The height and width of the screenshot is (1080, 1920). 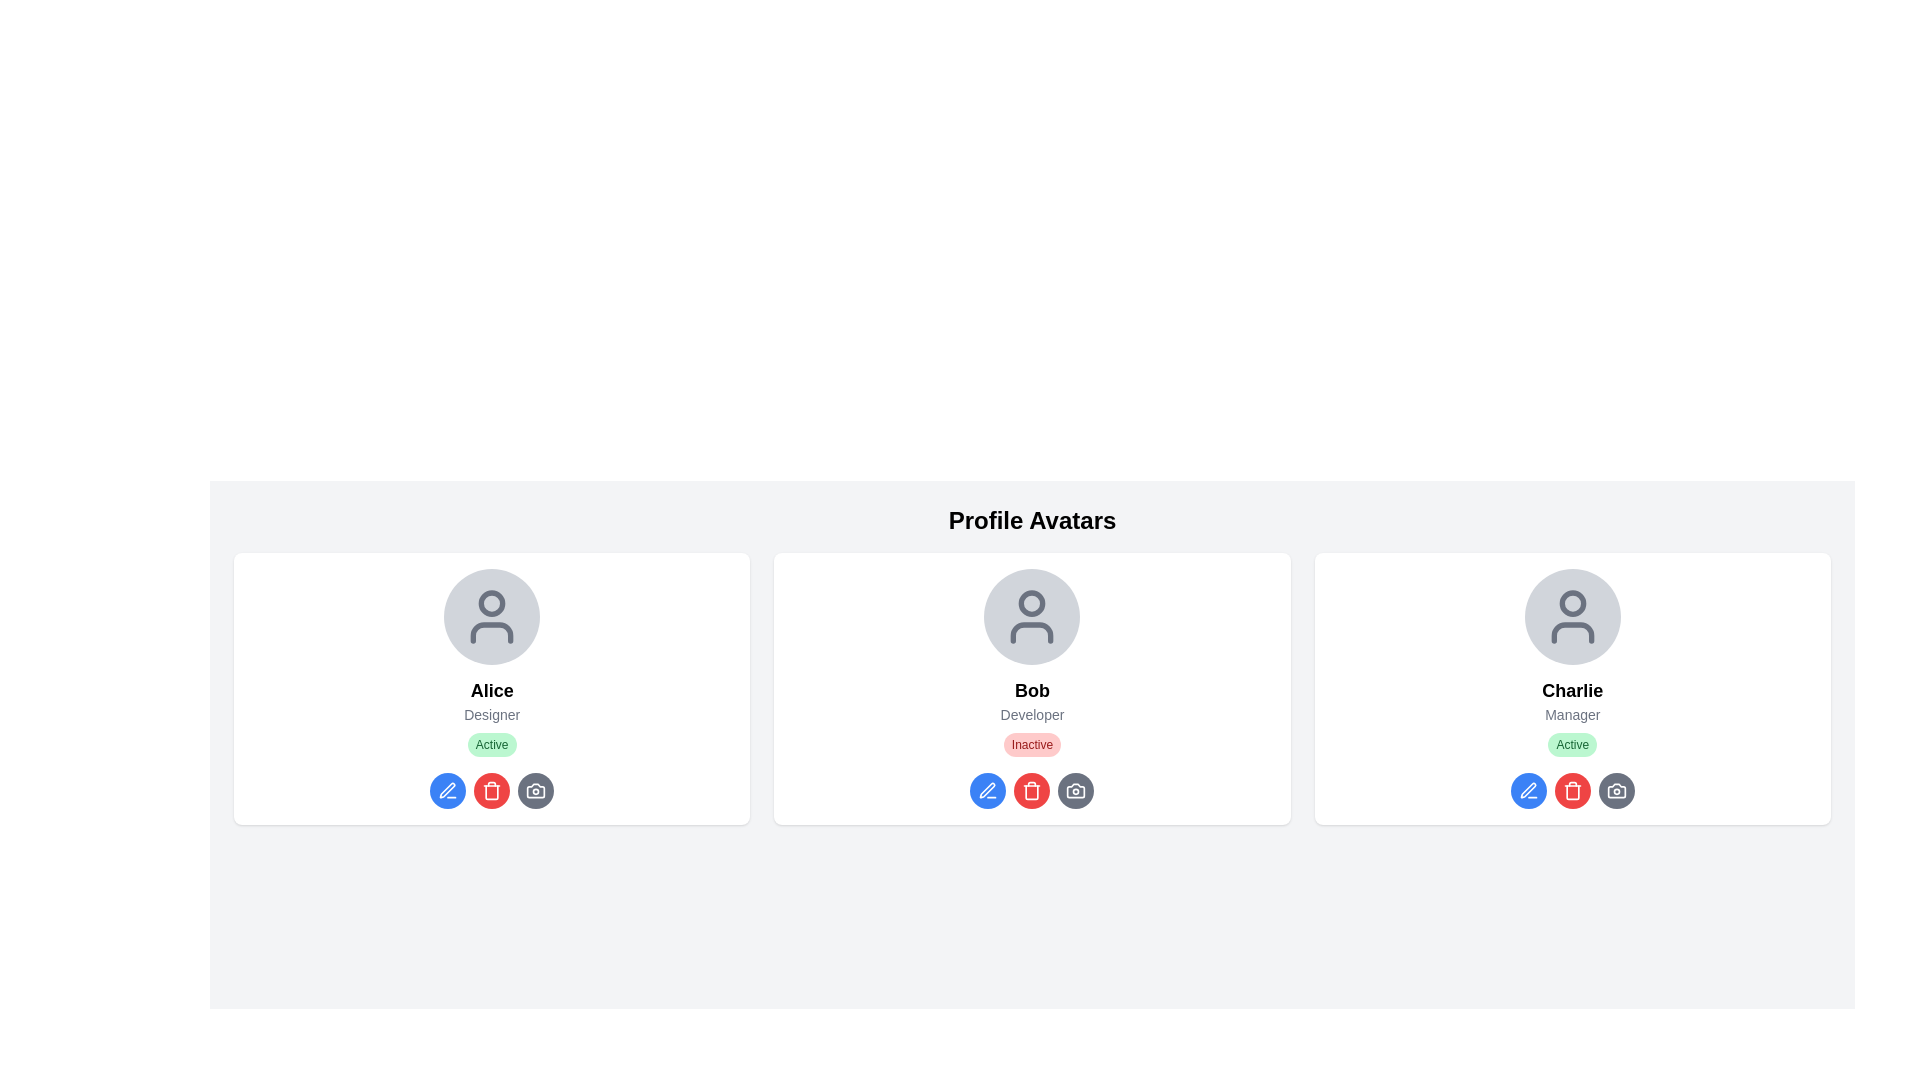 I want to click on the small blue circular button with a white pen icon located at the bottom of Alice's profile card to initiate its action, so click(x=447, y=789).